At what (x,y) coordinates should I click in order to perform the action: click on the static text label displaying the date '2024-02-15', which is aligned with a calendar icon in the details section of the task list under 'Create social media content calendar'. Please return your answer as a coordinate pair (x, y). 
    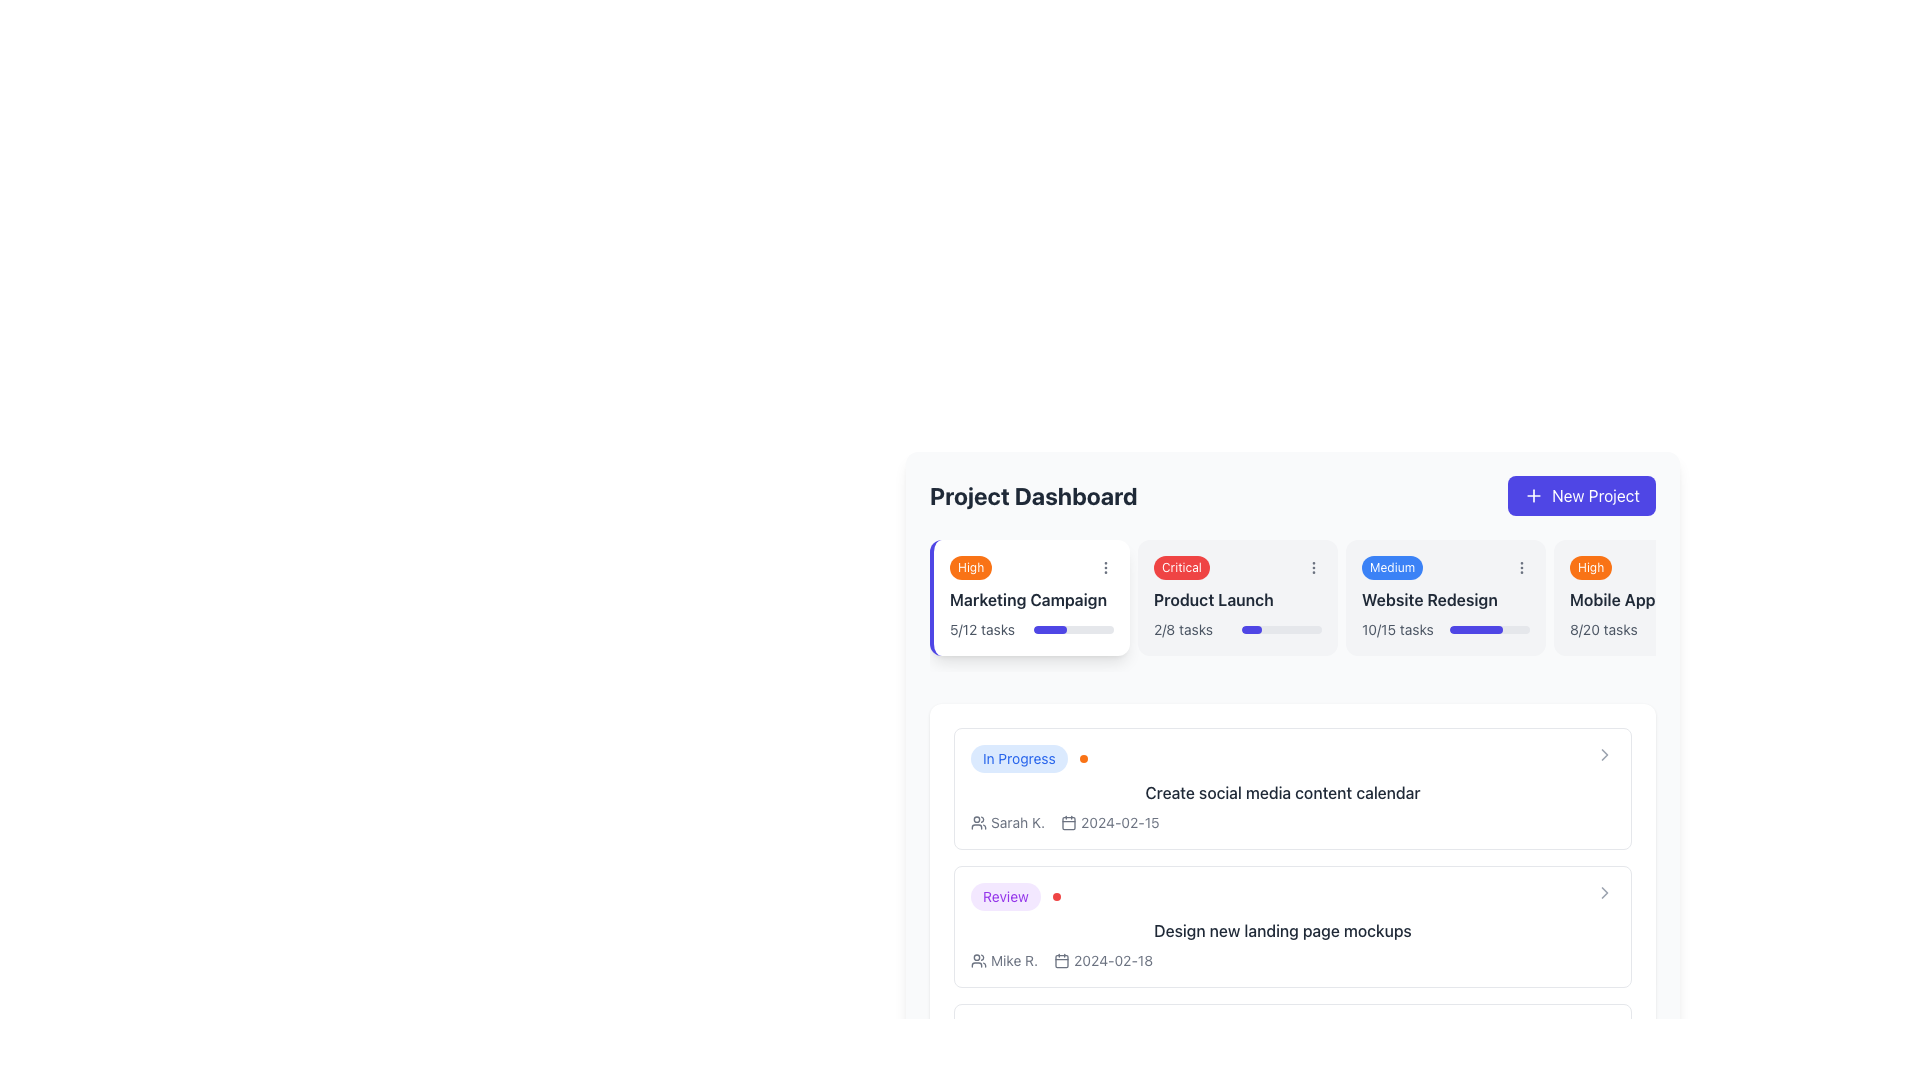
    Looking at the image, I should click on (1120, 822).